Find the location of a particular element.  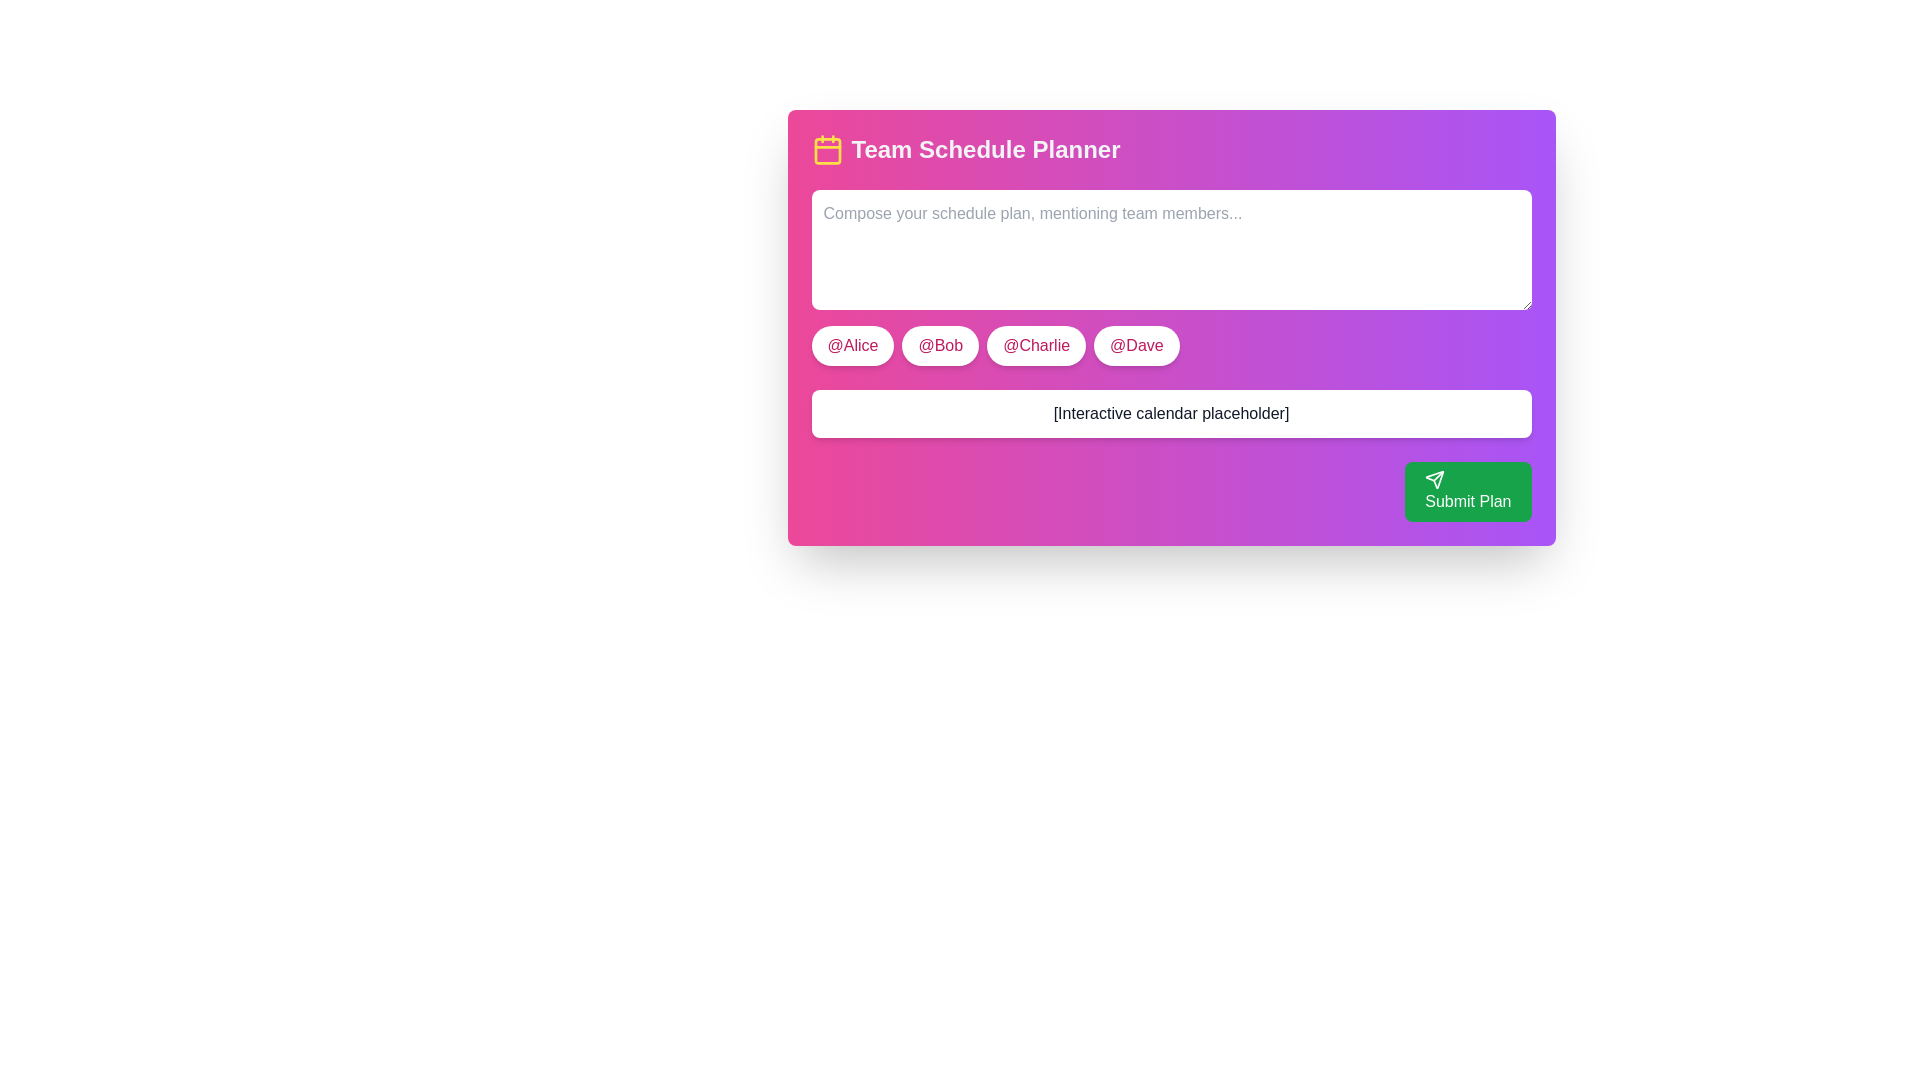

the fourth pill-shaped tag for 'Dave' in the Team Schedule Planner interface is located at coordinates (1171, 326).